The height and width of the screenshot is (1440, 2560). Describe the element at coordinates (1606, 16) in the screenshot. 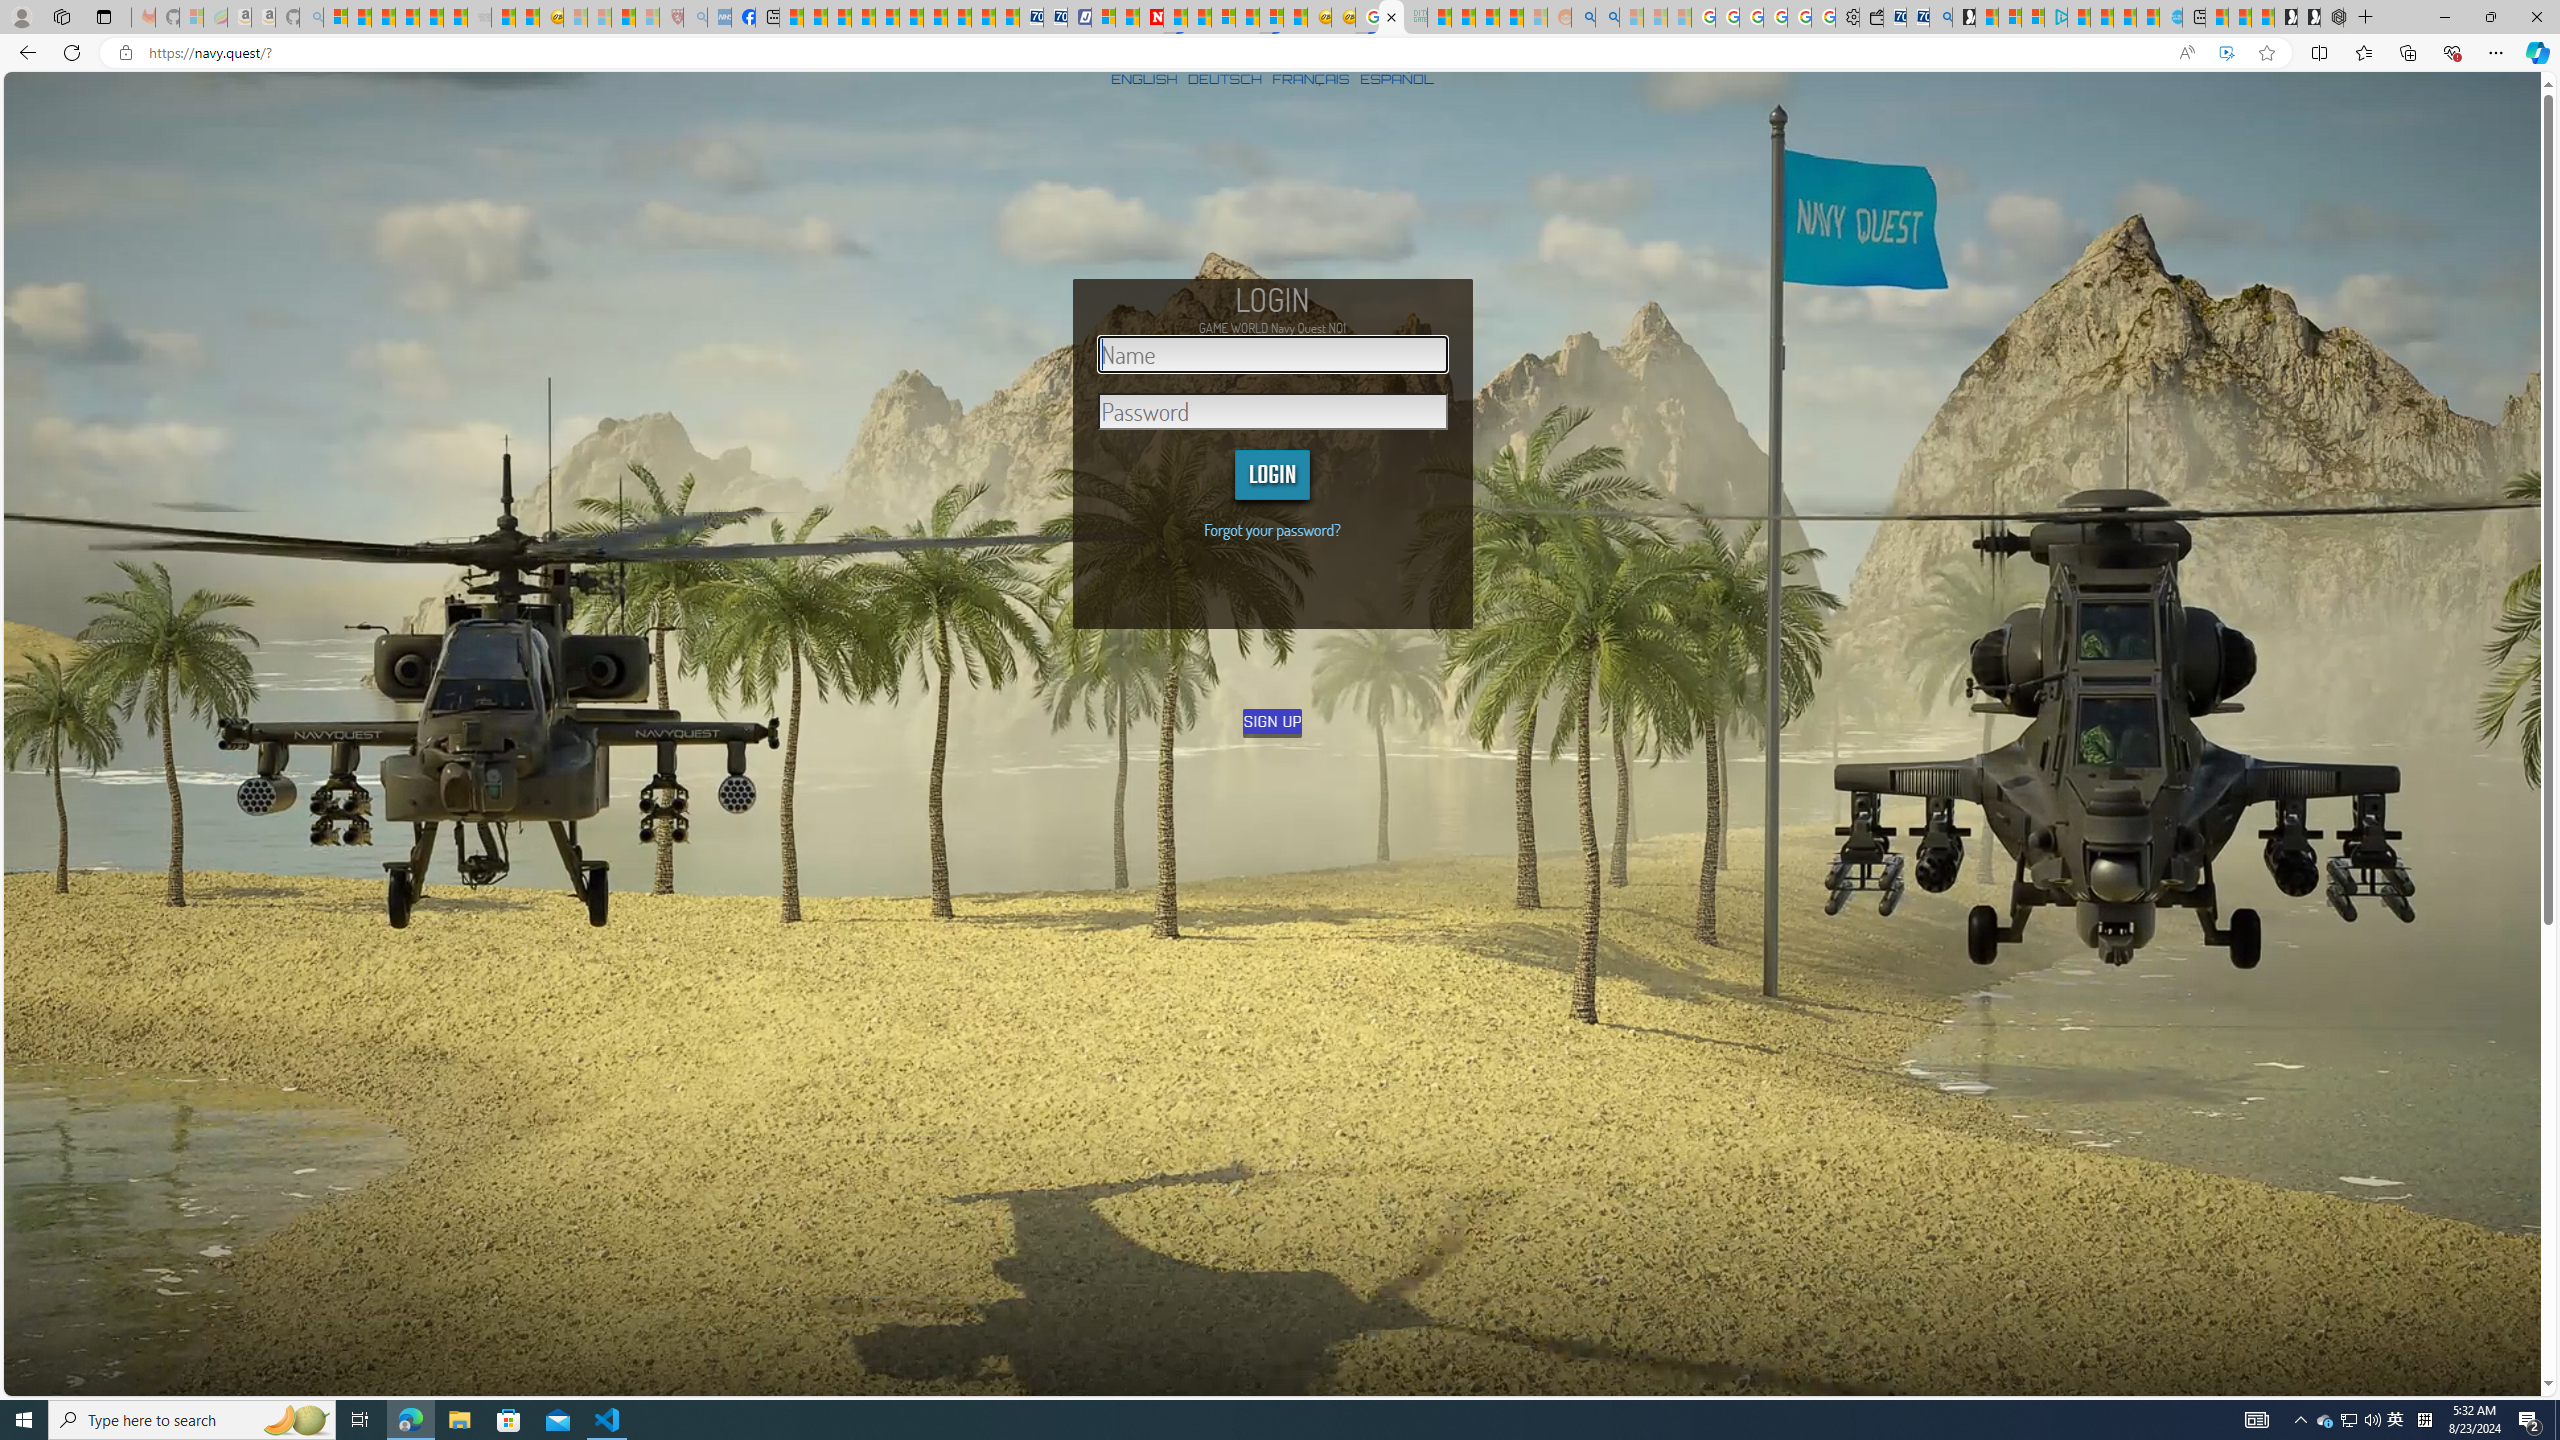

I see `'Utah sues federal government - Search'` at that location.